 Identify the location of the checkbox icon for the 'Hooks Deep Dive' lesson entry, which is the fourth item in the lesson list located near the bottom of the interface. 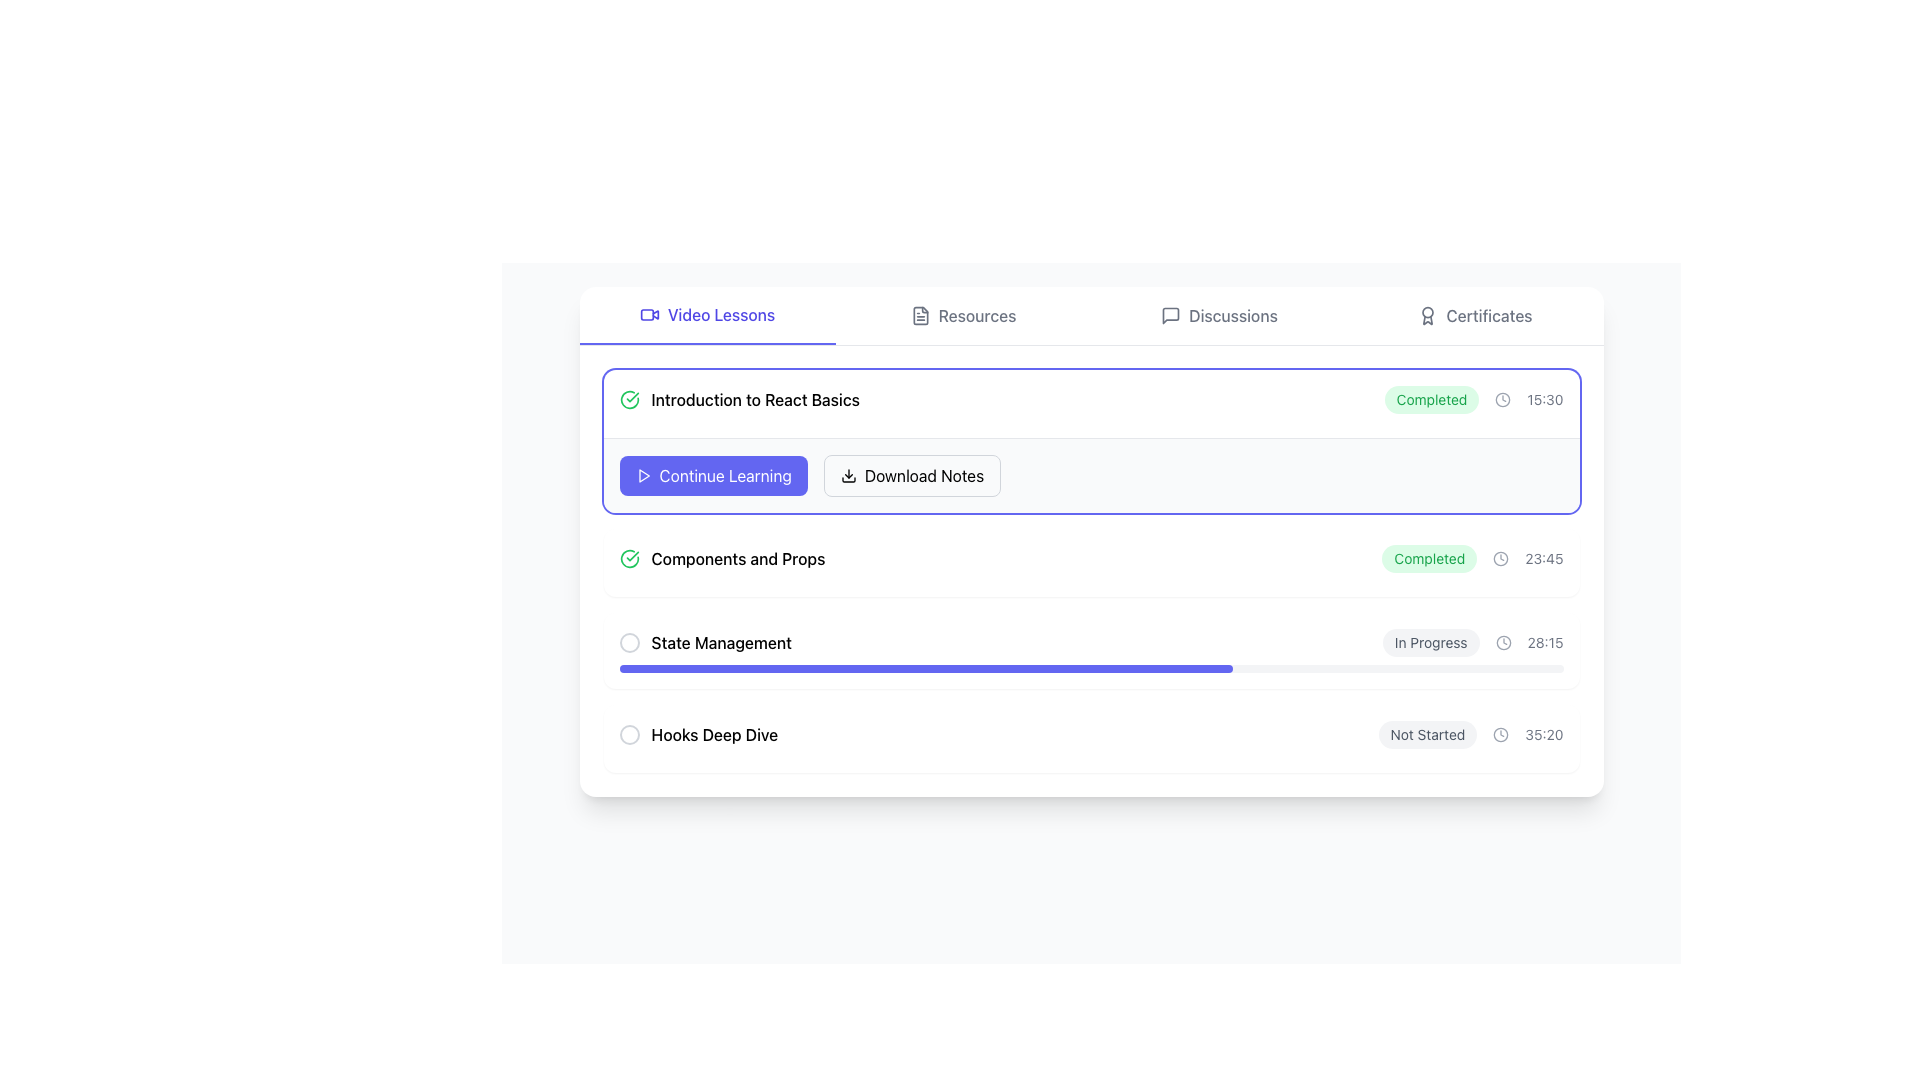
(698, 735).